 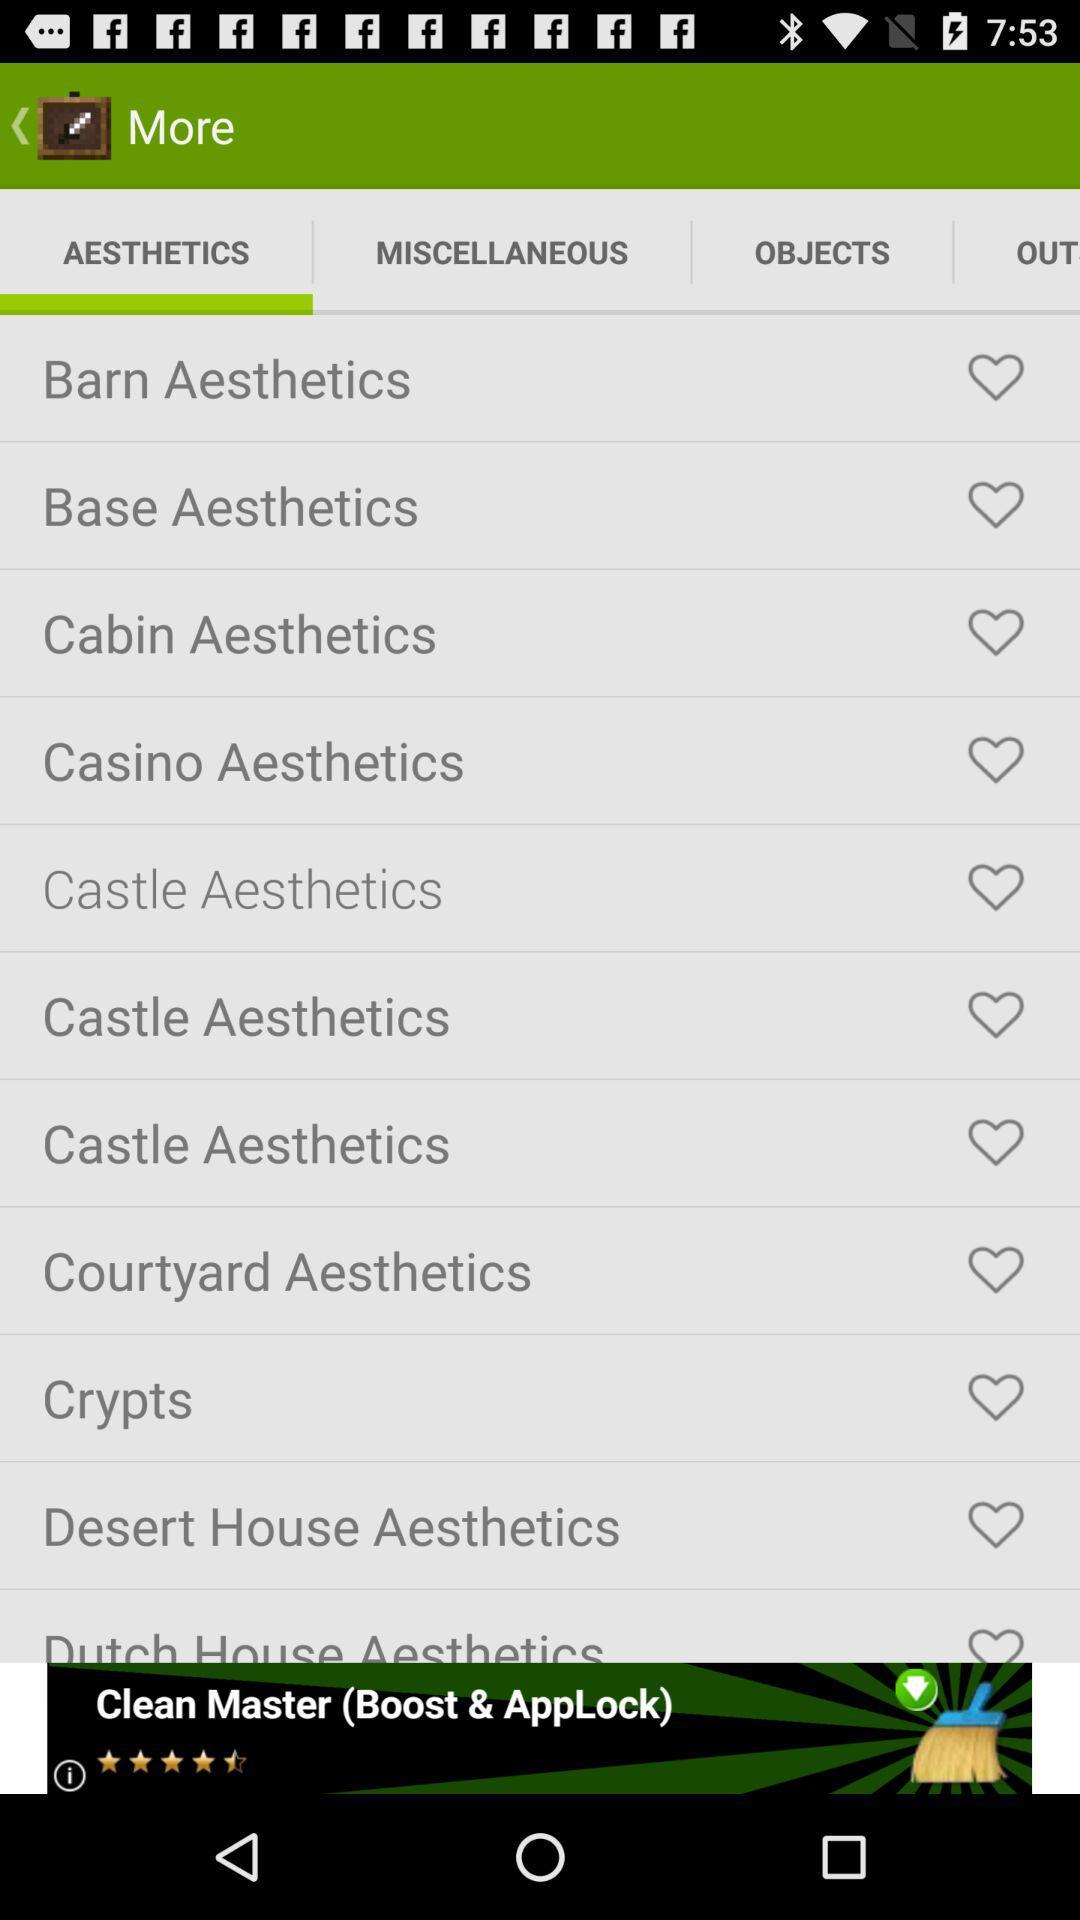 What do you see at coordinates (995, 1524) in the screenshot?
I see `option` at bounding box center [995, 1524].